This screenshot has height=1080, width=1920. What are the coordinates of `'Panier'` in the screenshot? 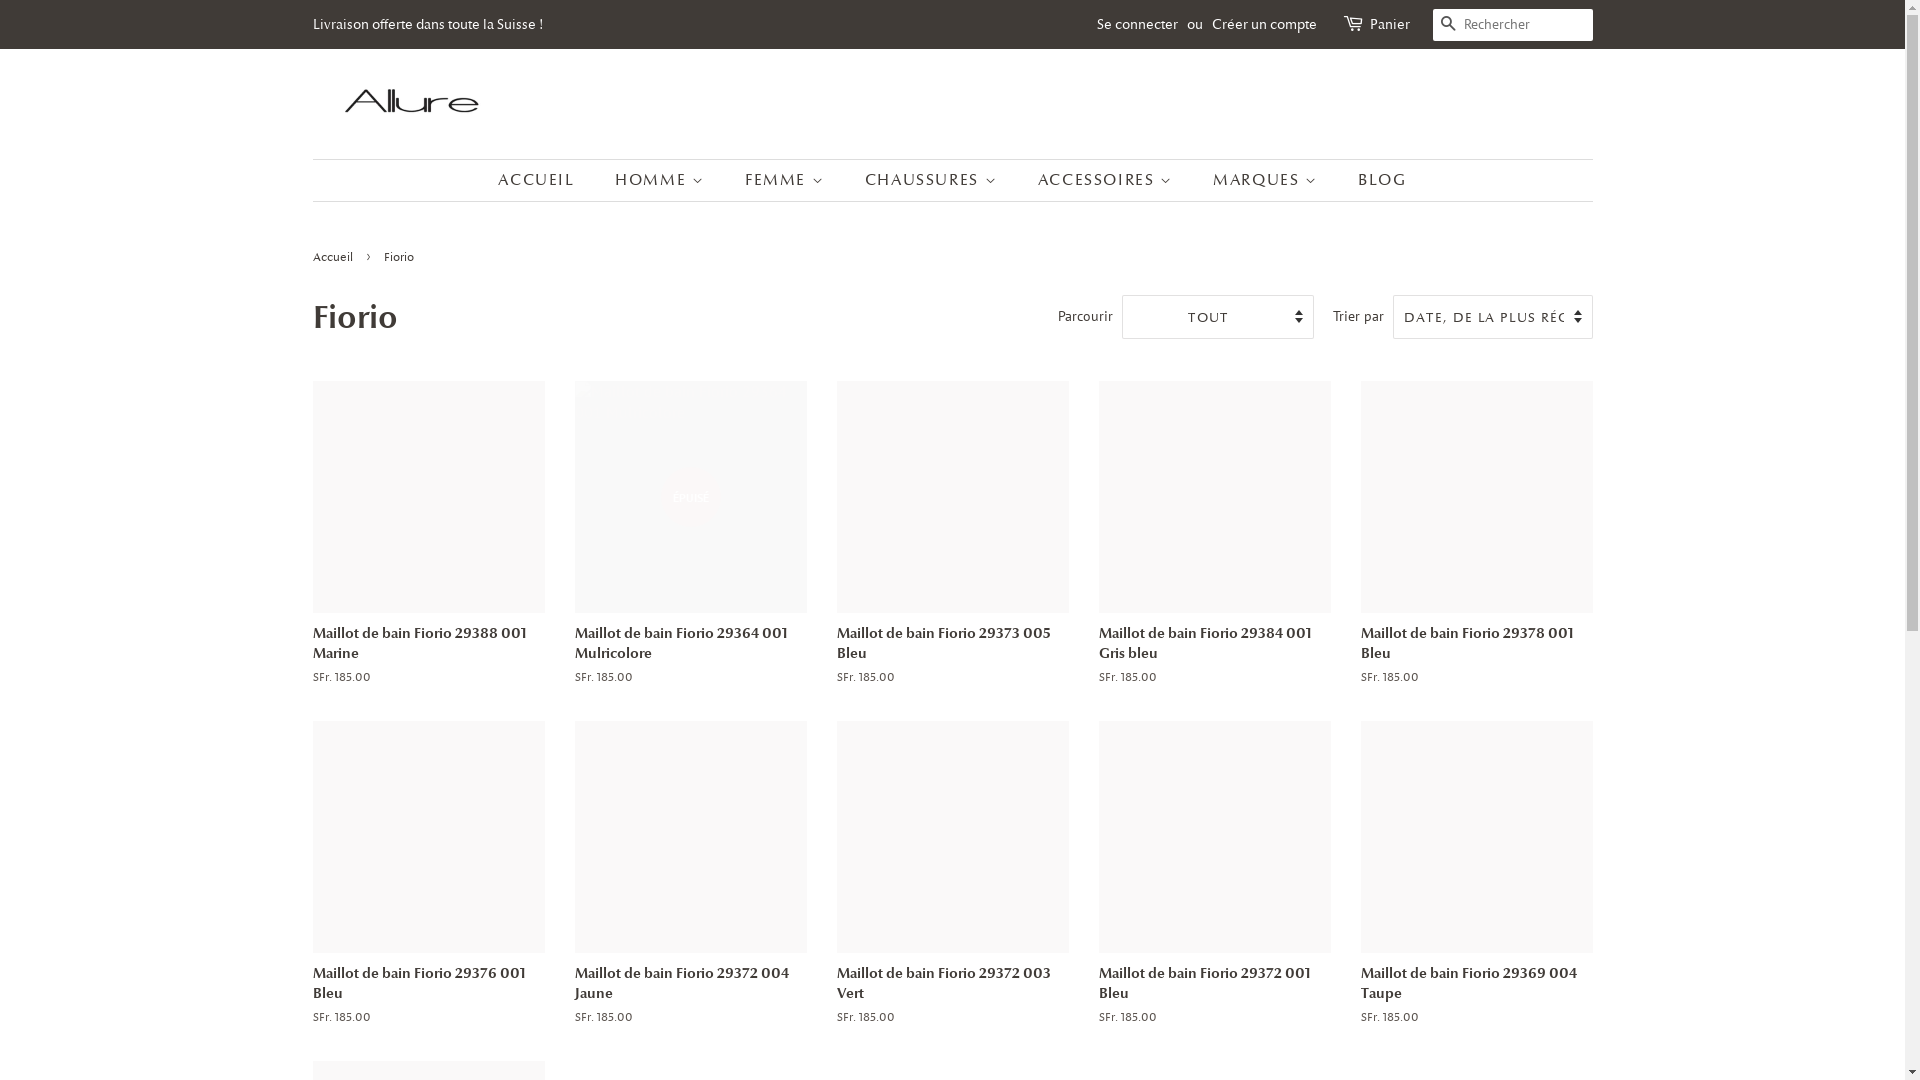 It's located at (1389, 24).